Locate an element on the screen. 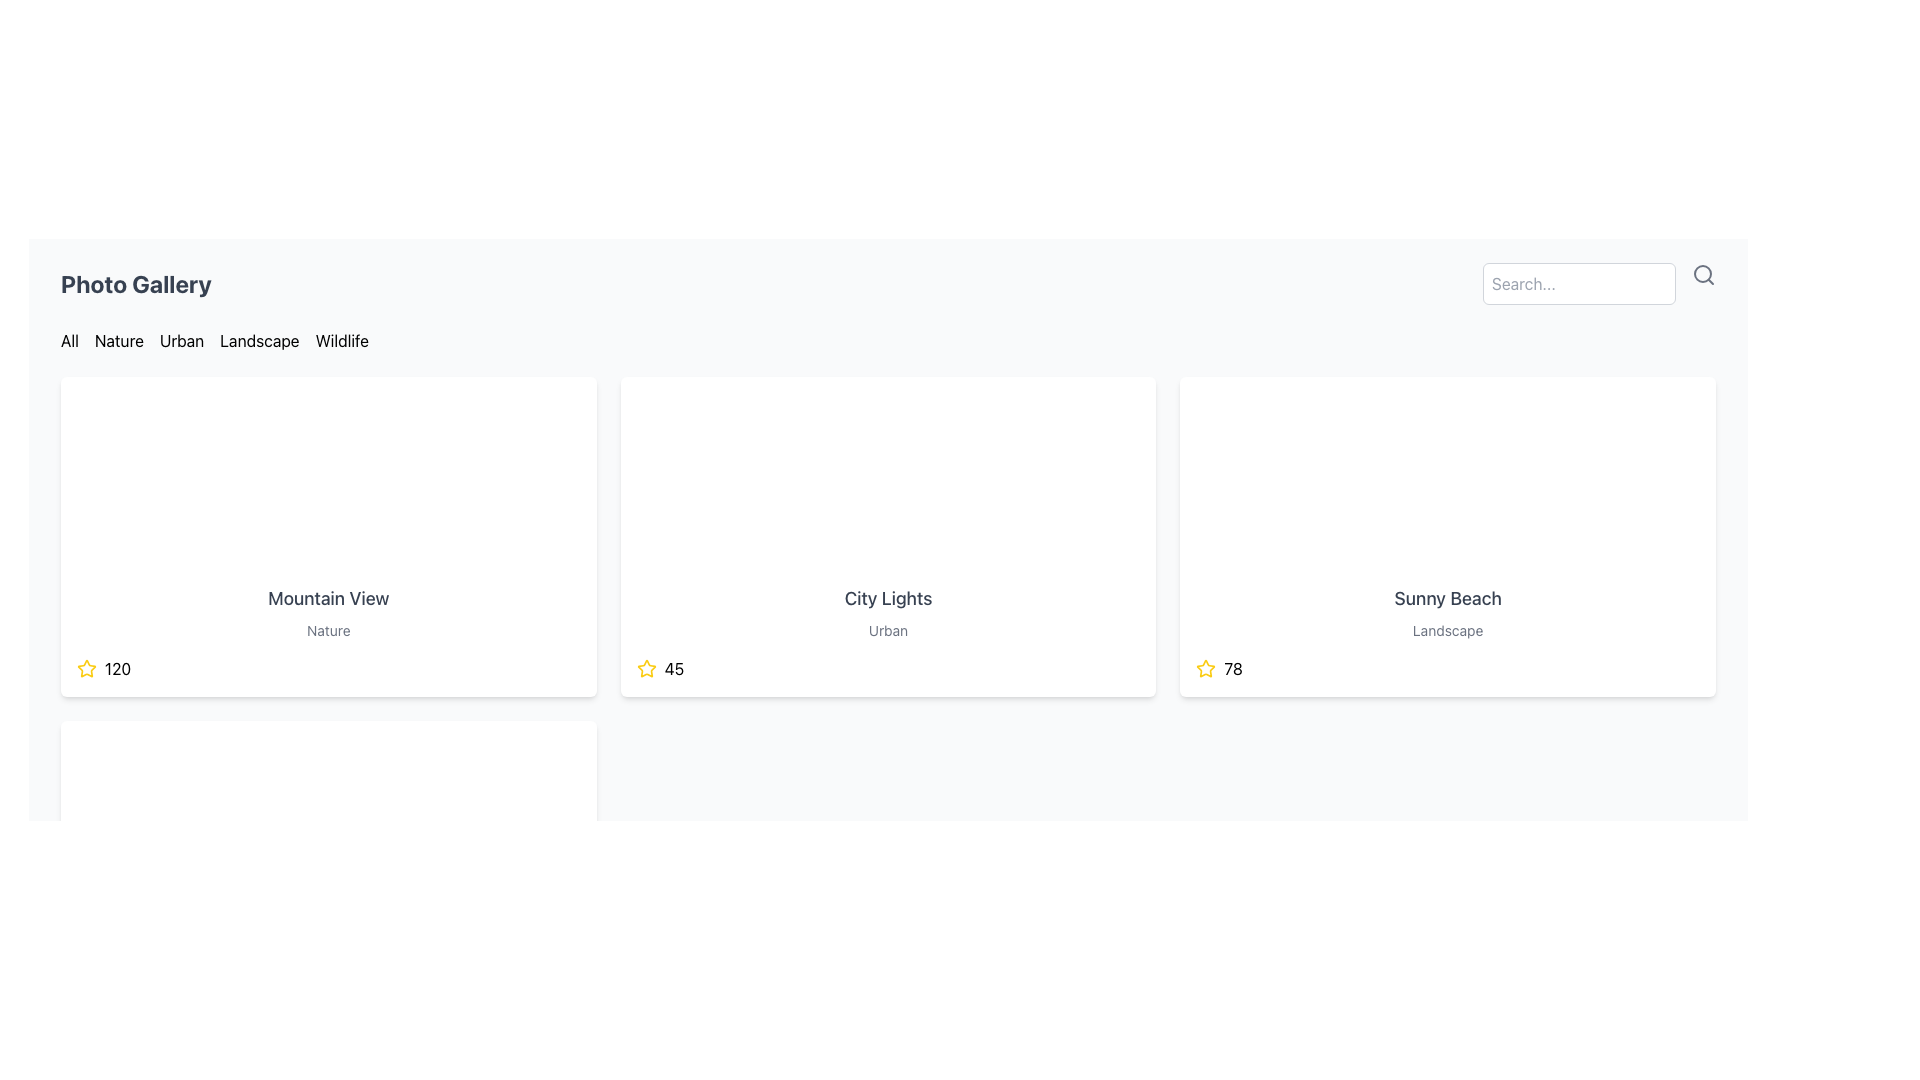  the text label displaying 'Urban' located in the navigation bar, which is the third item from the left among category options is located at coordinates (182, 339).